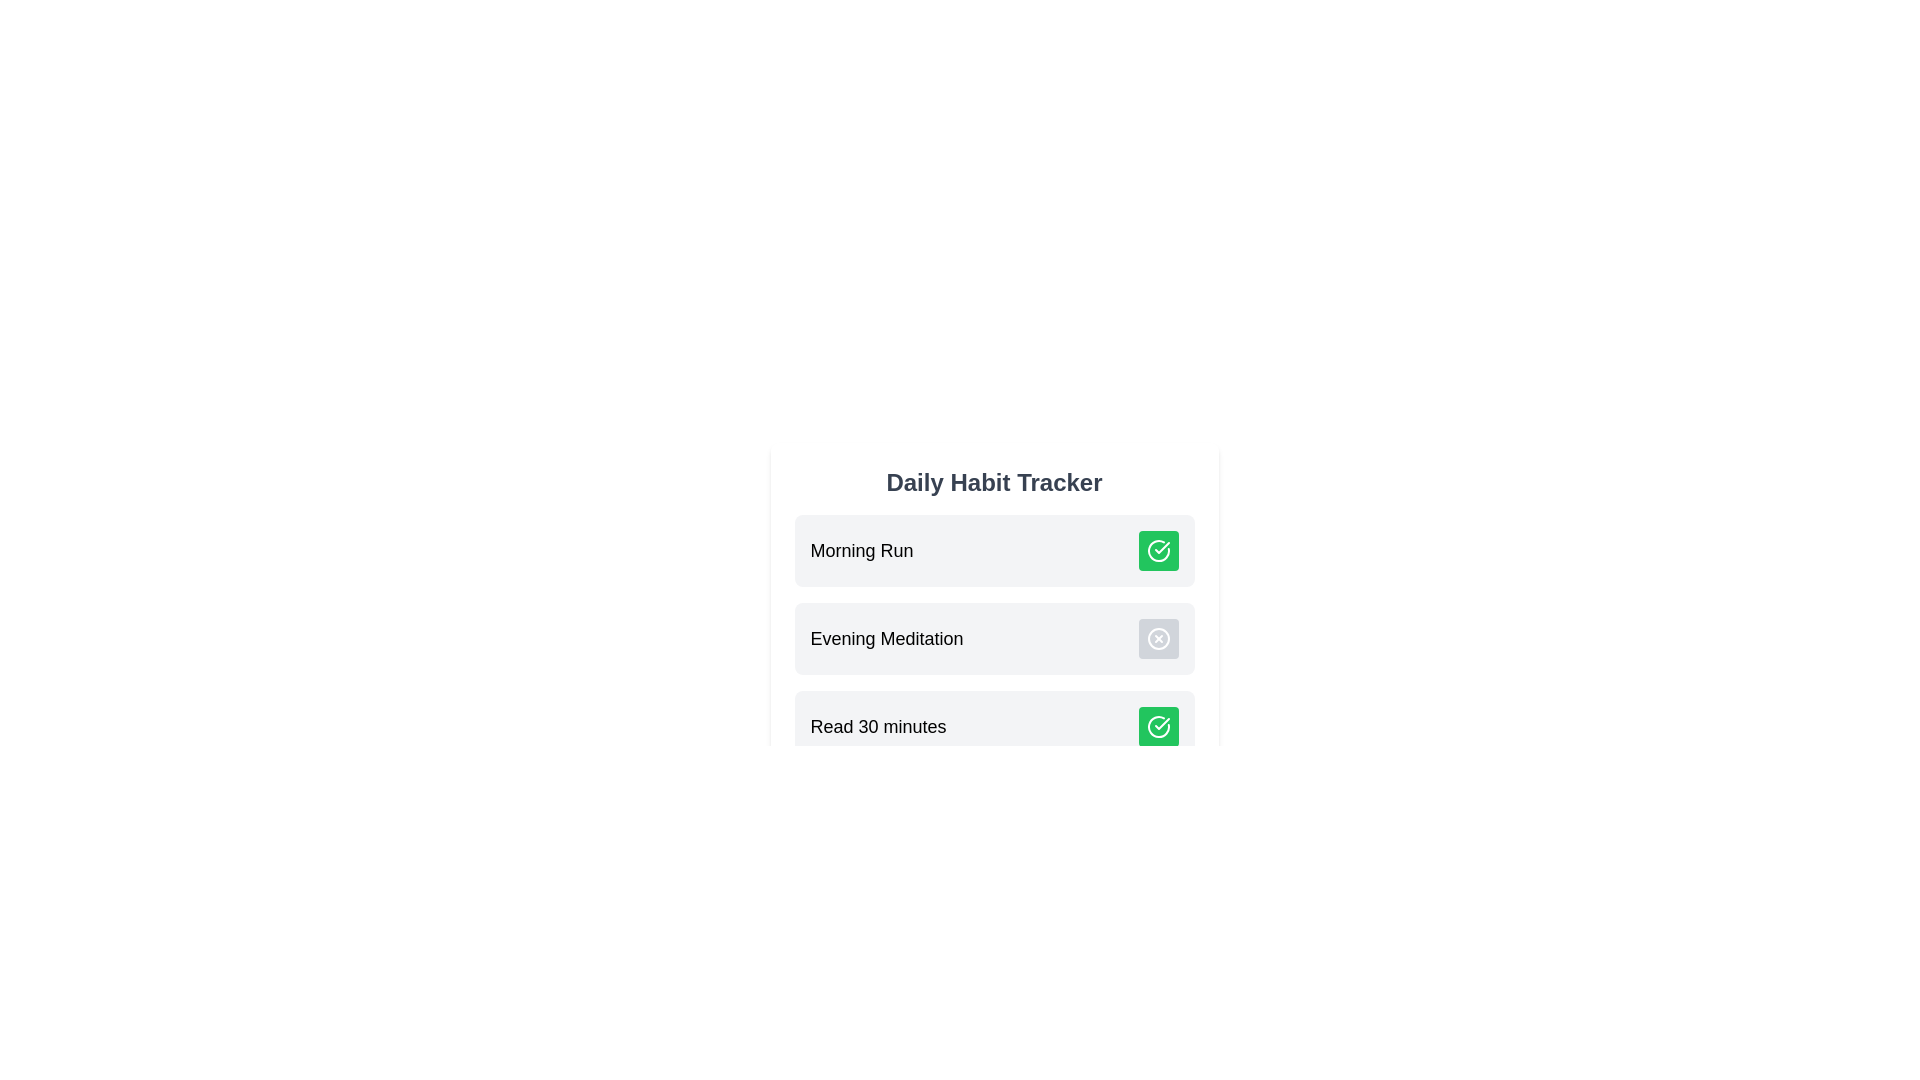  What do you see at coordinates (1158, 726) in the screenshot?
I see `the button located to the far right of the 'Read 30 minutes' row to mark the task as done` at bounding box center [1158, 726].